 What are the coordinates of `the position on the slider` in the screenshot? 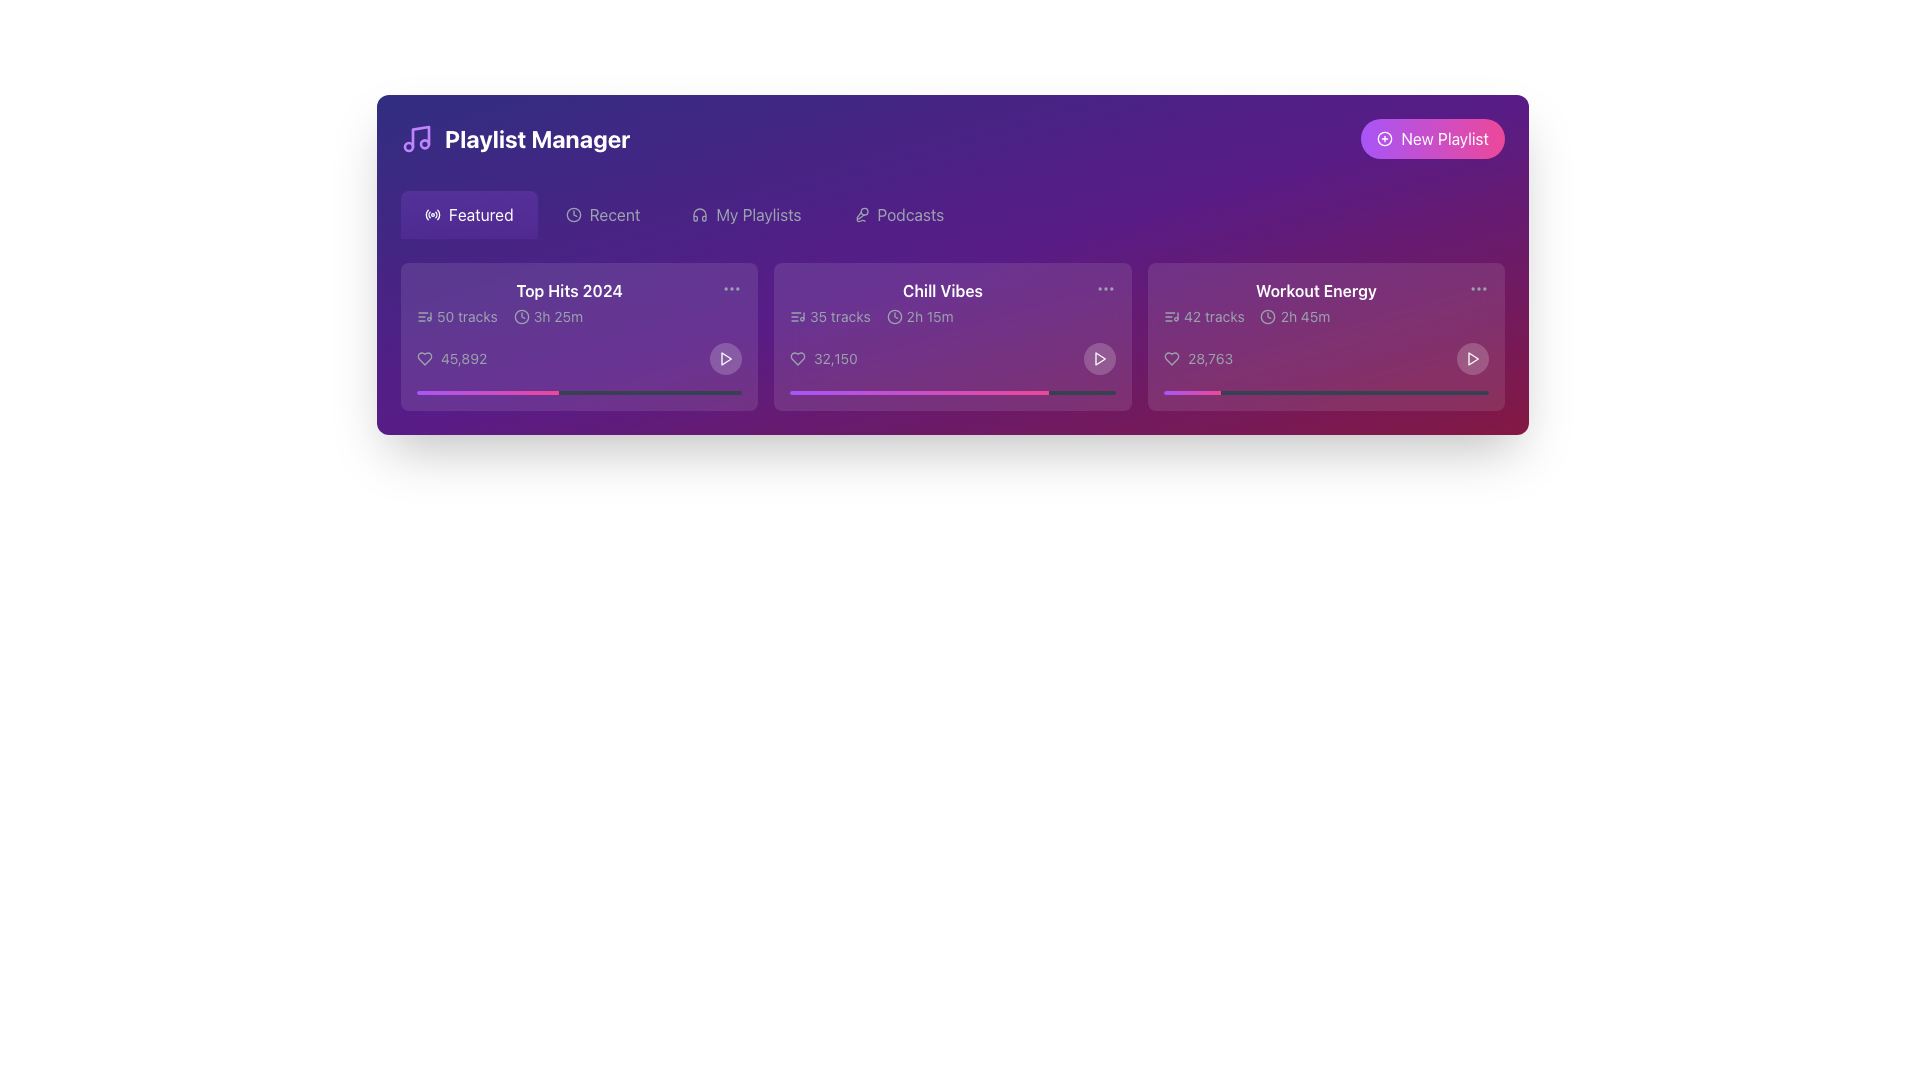 It's located at (867, 393).